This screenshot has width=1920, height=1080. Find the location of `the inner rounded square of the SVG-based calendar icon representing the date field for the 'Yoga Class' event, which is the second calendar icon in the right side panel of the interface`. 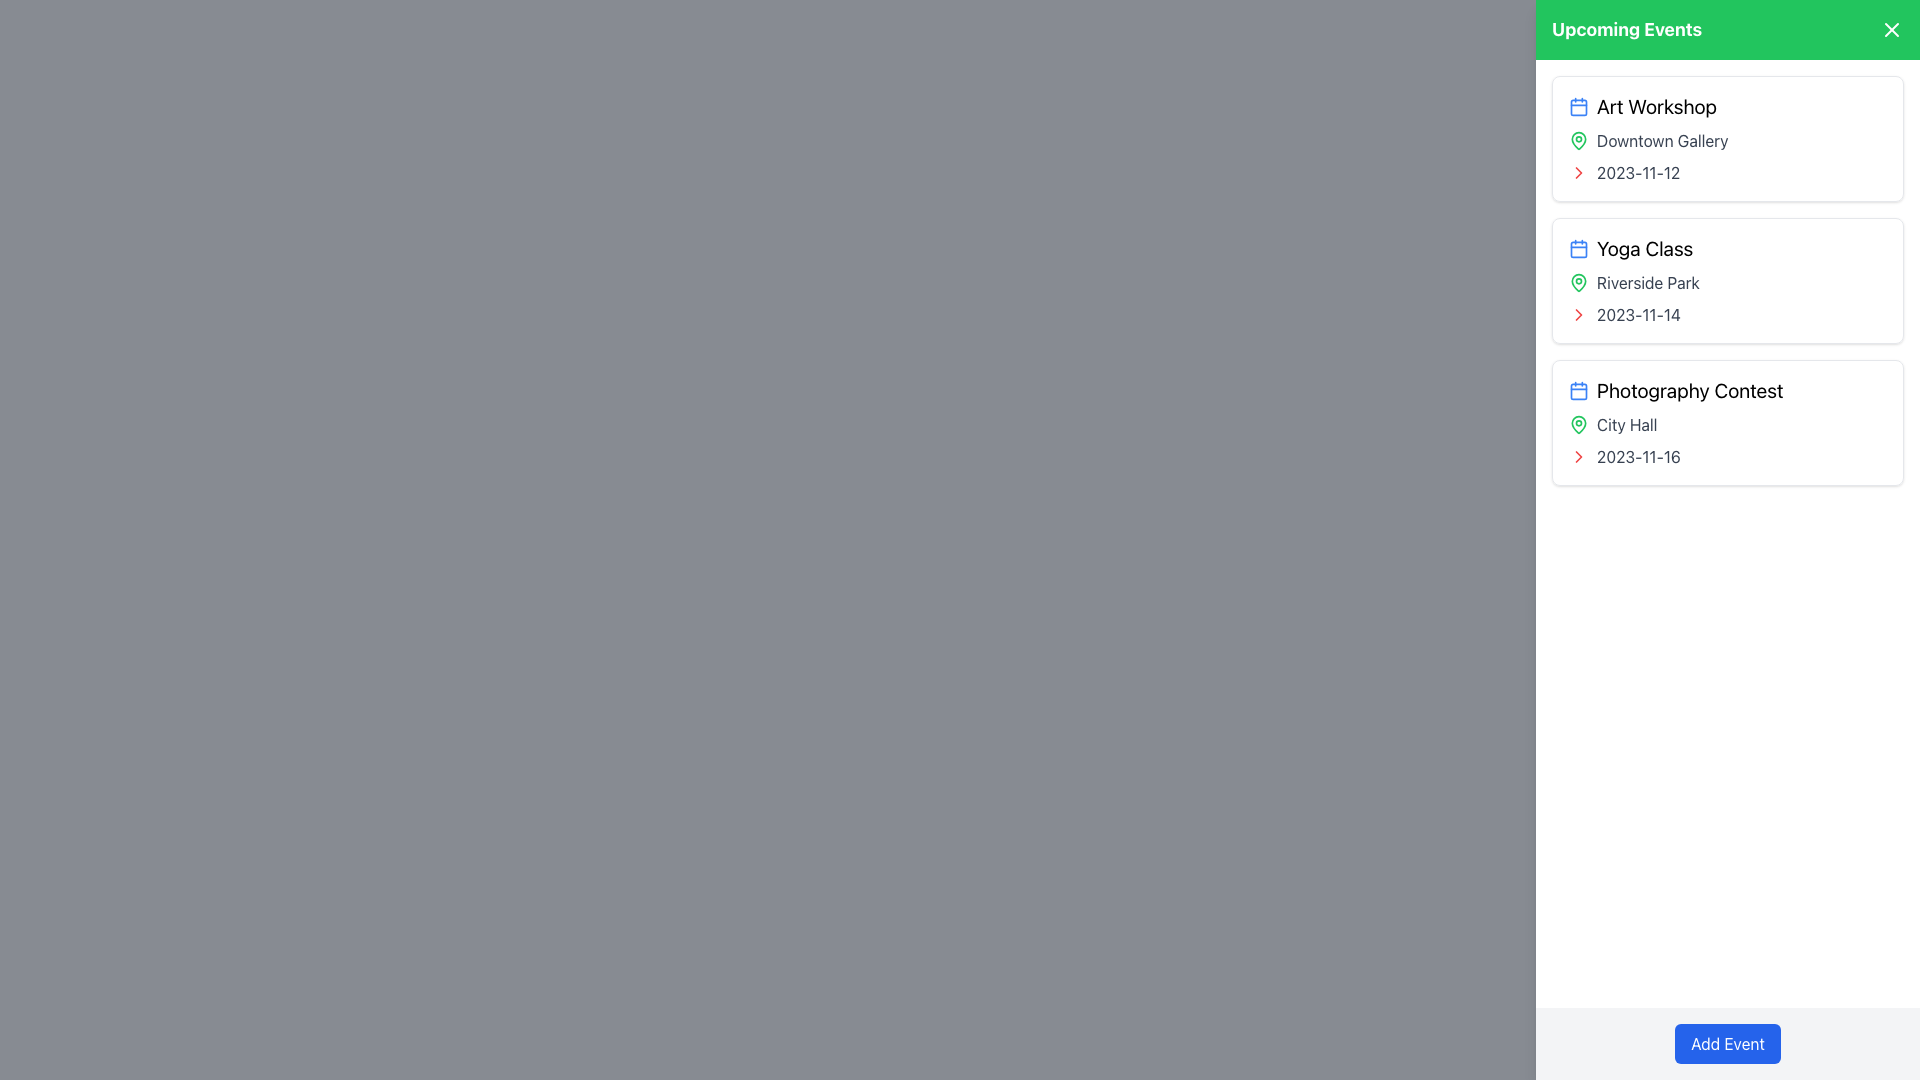

the inner rounded square of the SVG-based calendar icon representing the date field for the 'Yoga Class' event, which is the second calendar icon in the right side panel of the interface is located at coordinates (1578, 248).